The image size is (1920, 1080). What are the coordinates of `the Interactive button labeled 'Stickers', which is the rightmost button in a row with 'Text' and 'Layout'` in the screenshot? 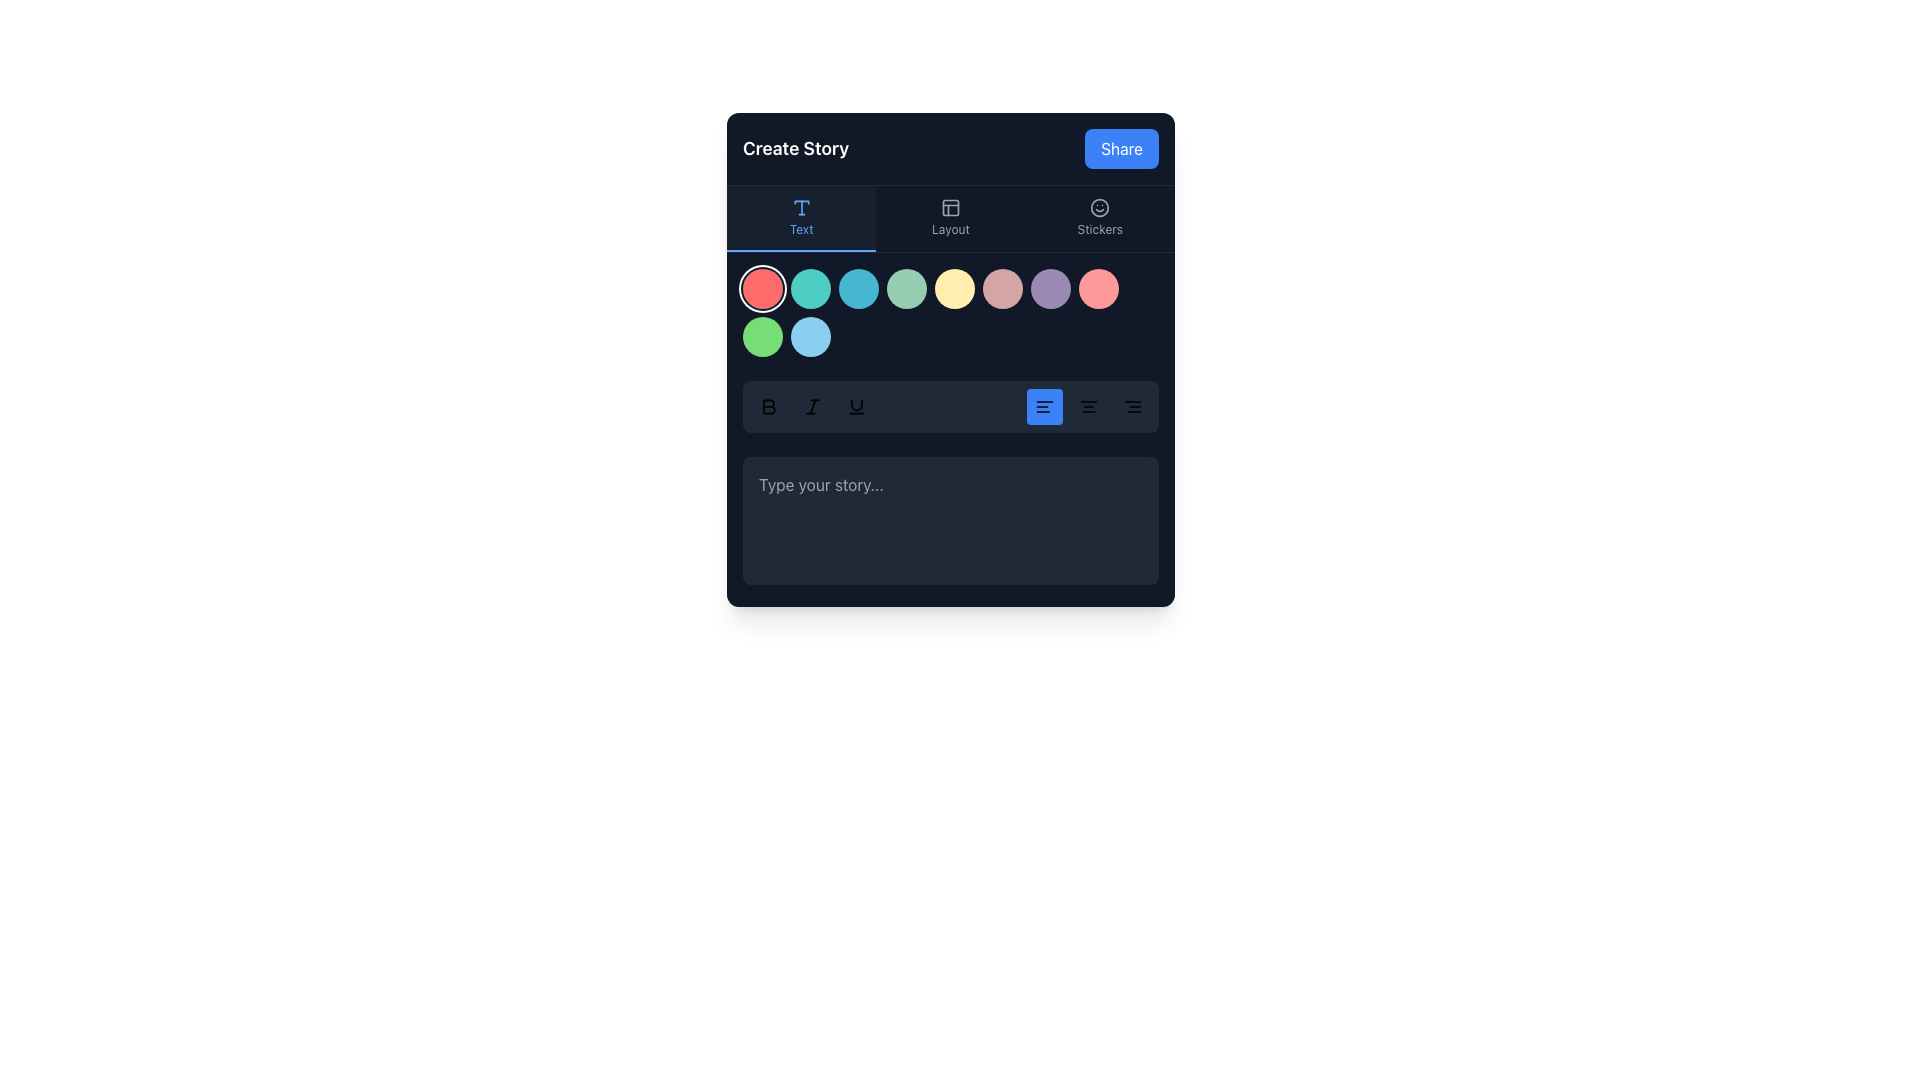 It's located at (1099, 219).